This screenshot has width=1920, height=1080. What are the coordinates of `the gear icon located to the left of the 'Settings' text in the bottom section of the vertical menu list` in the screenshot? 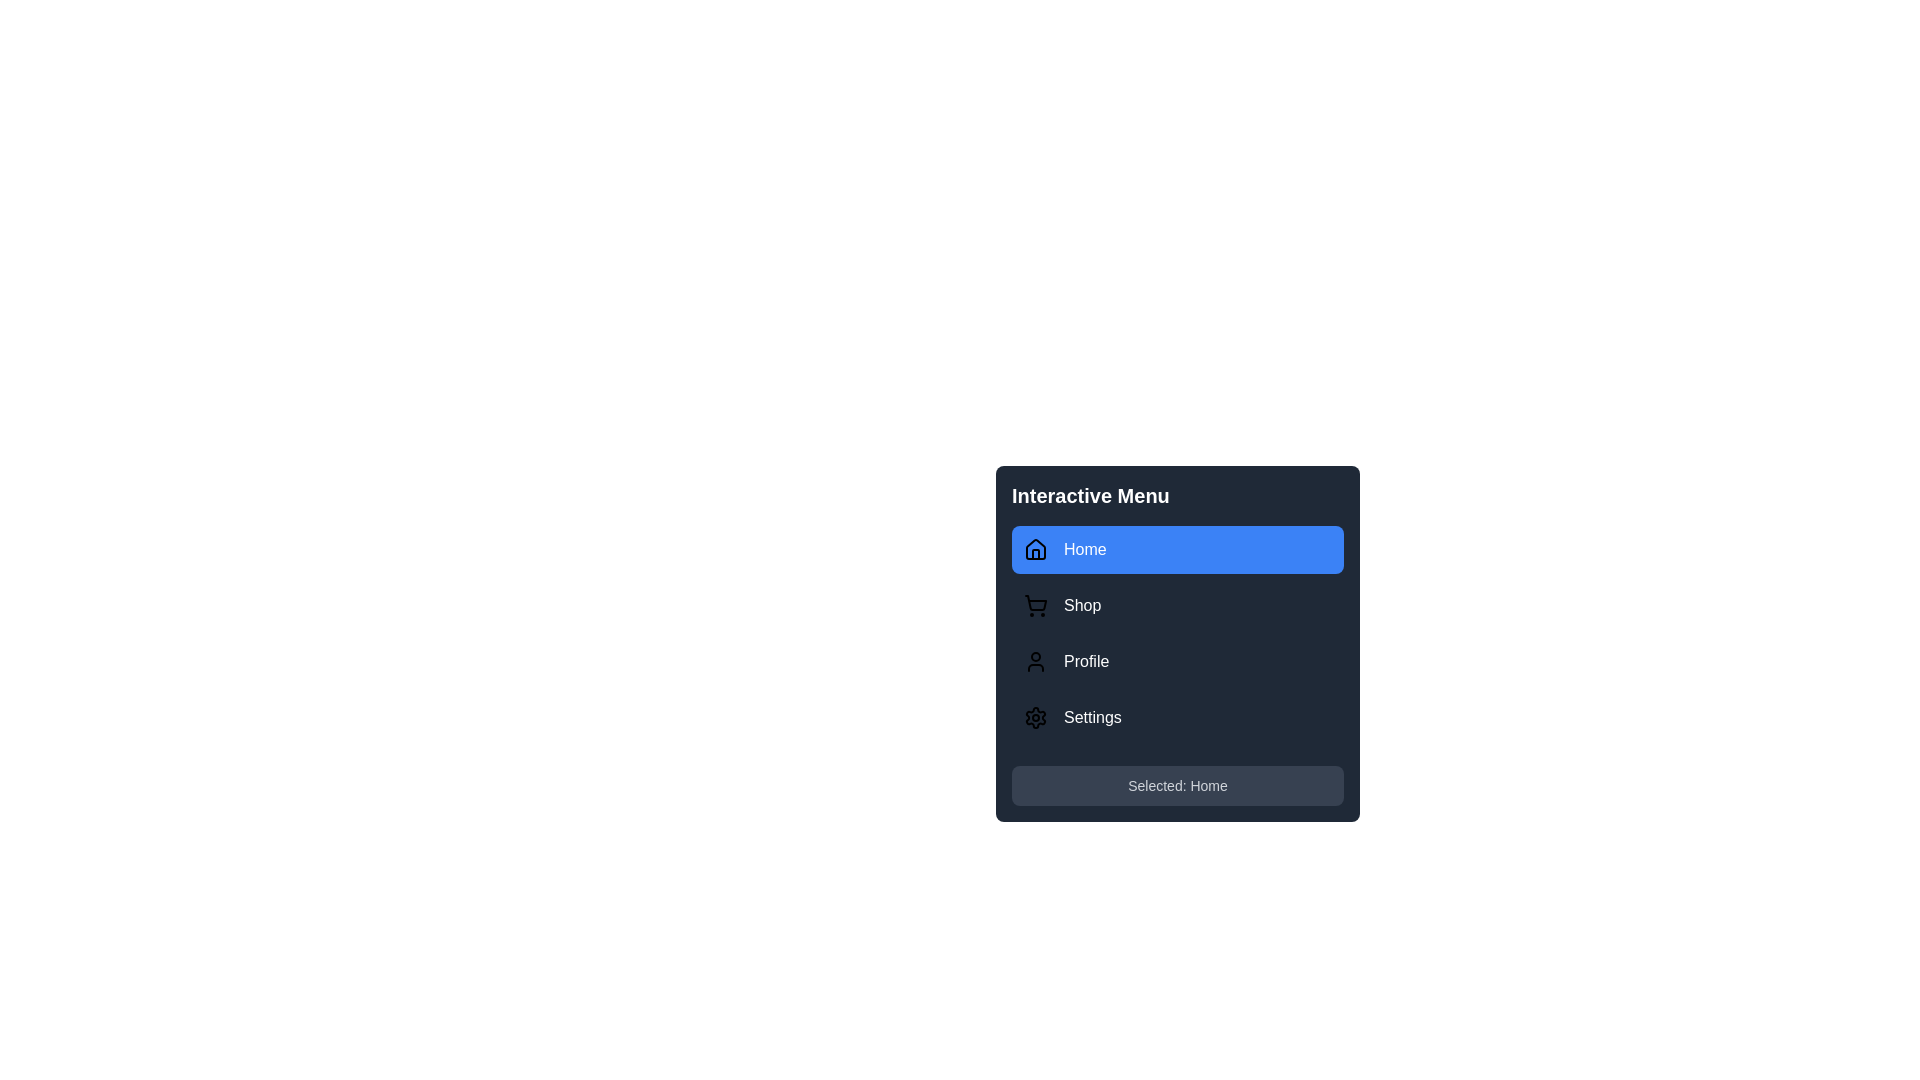 It's located at (1036, 716).